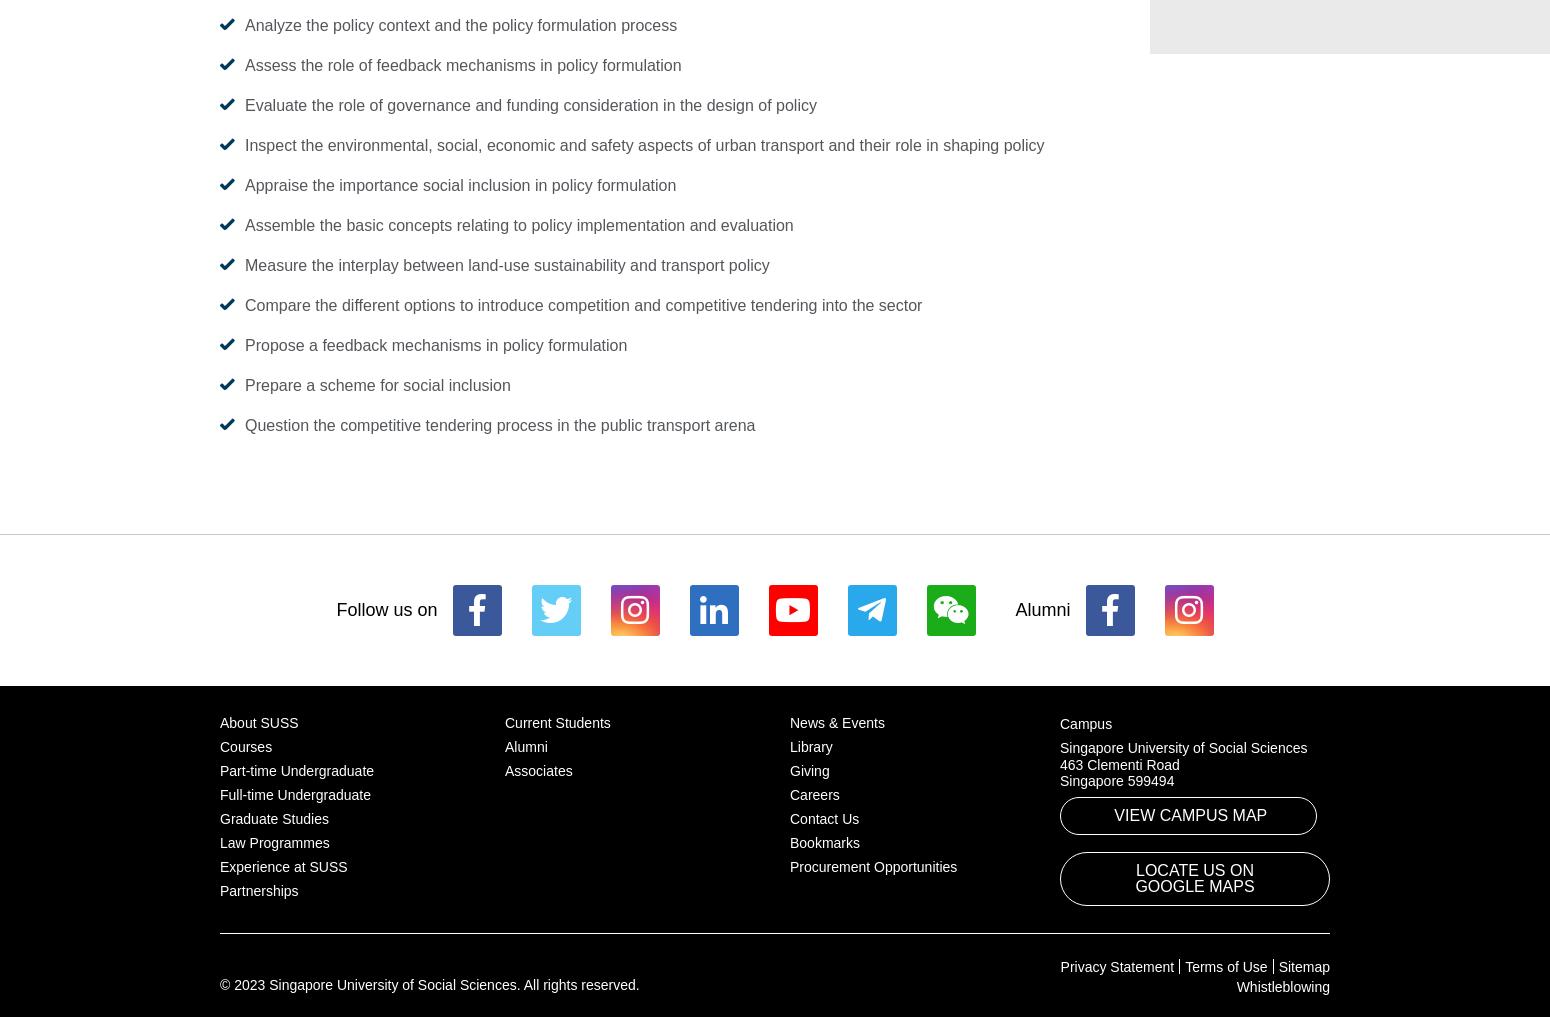 Image resolution: width=1550 pixels, height=1017 pixels. Describe the element at coordinates (823, 816) in the screenshot. I see `'Contact Us'` at that location.